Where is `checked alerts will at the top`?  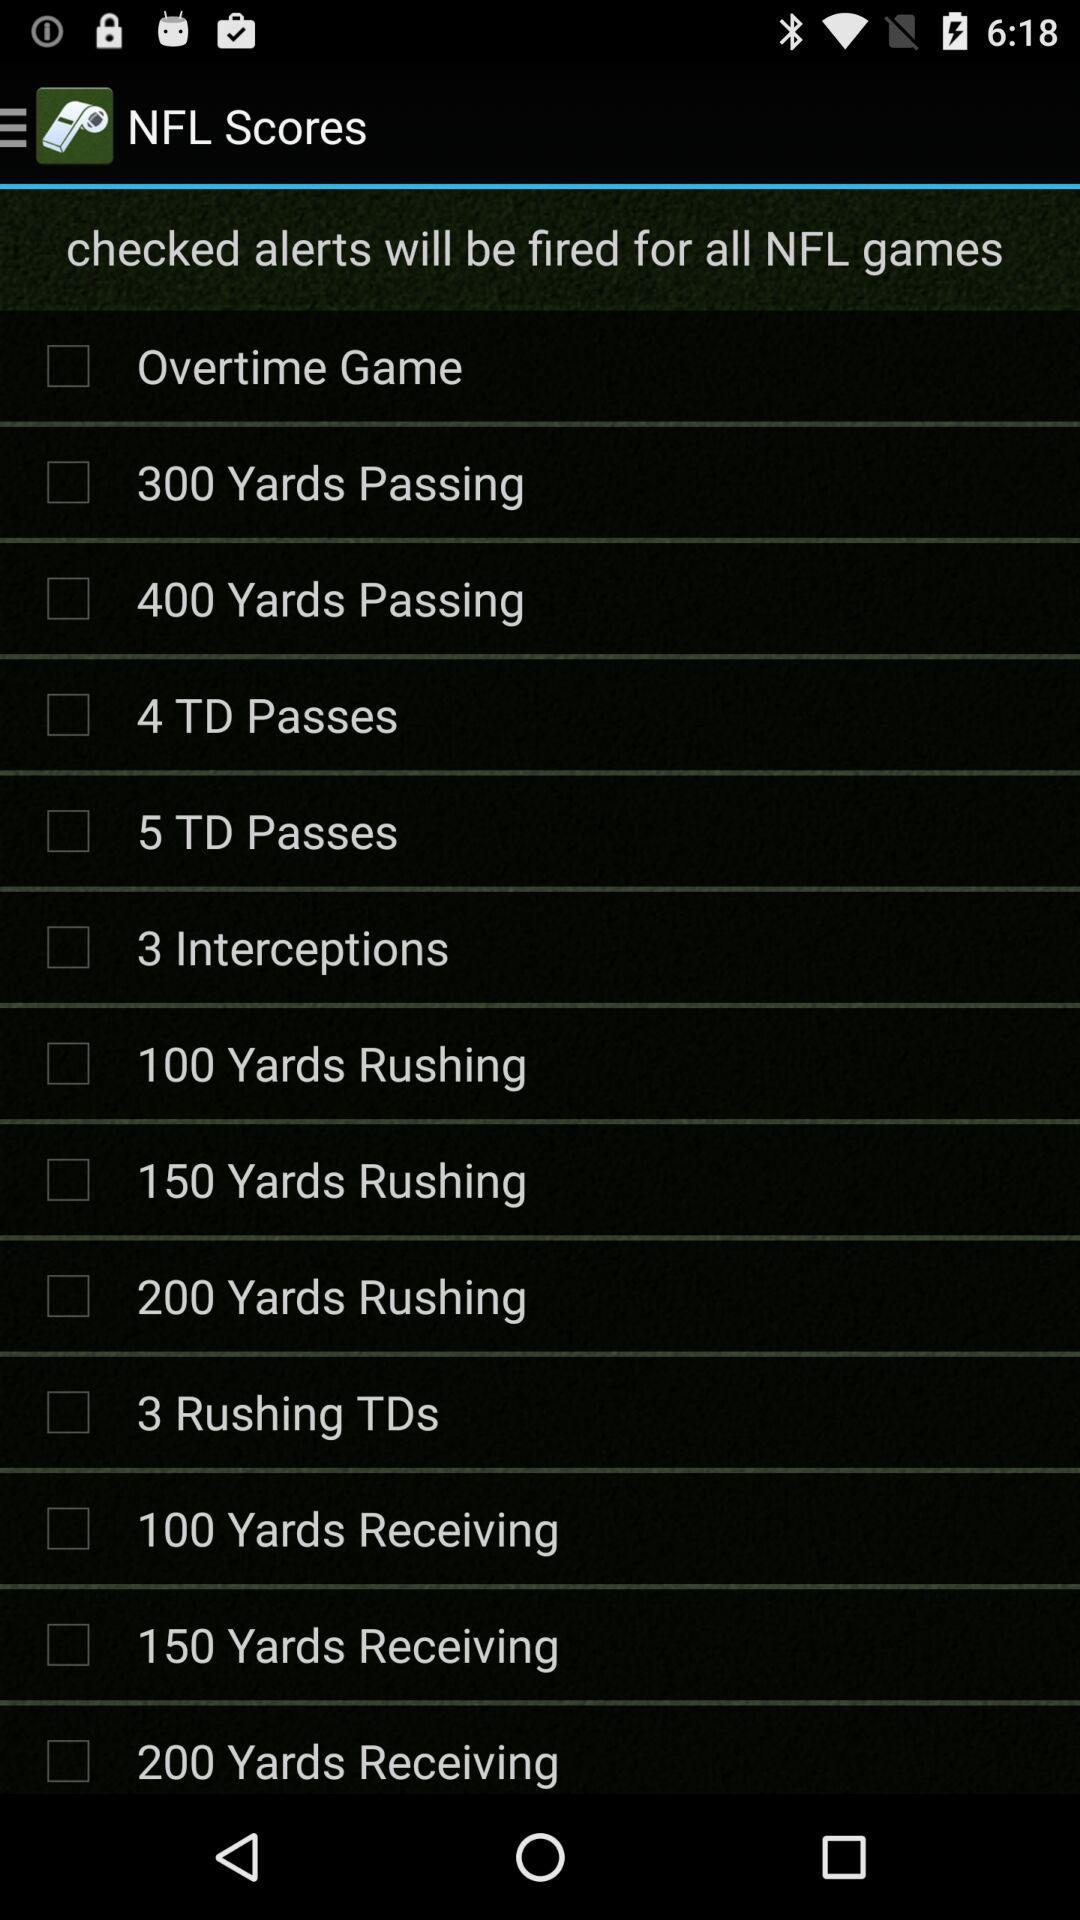 checked alerts will at the top is located at coordinates (537, 246).